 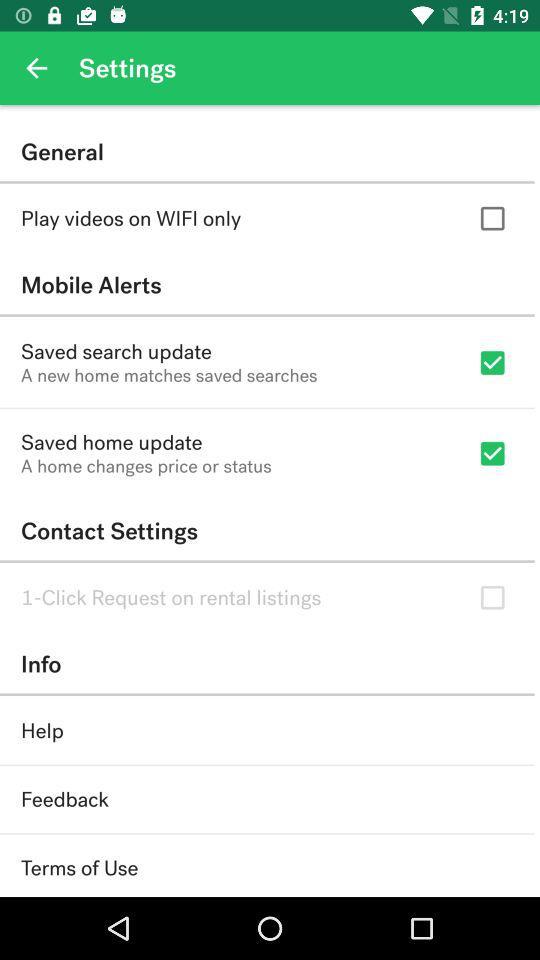 I want to click on the item to the left of settings app, so click(x=36, y=68).